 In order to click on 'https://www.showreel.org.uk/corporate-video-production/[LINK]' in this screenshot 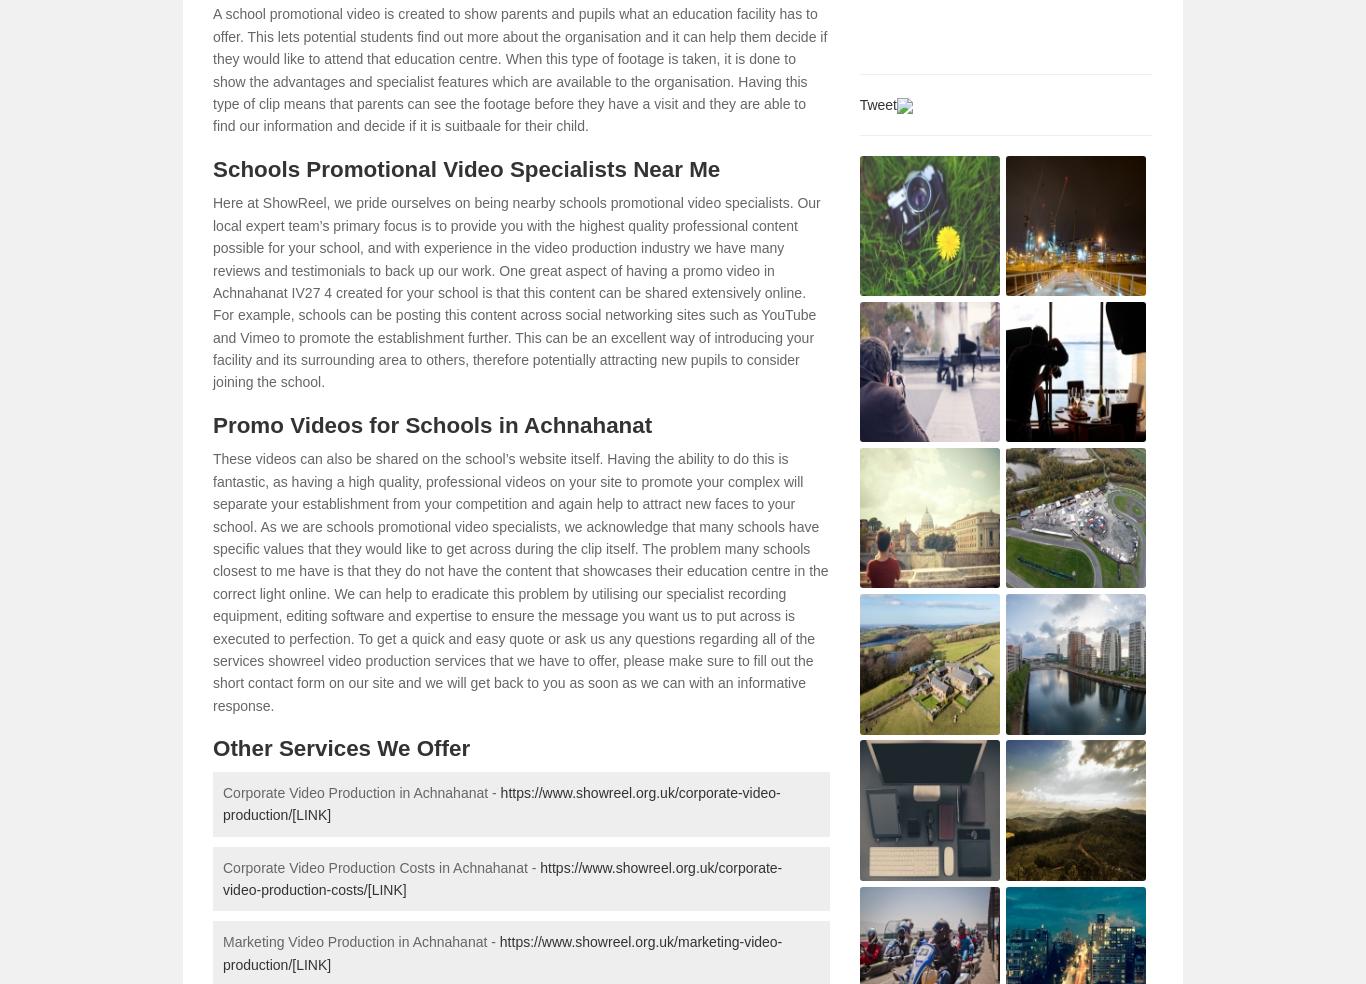, I will do `click(222, 802)`.